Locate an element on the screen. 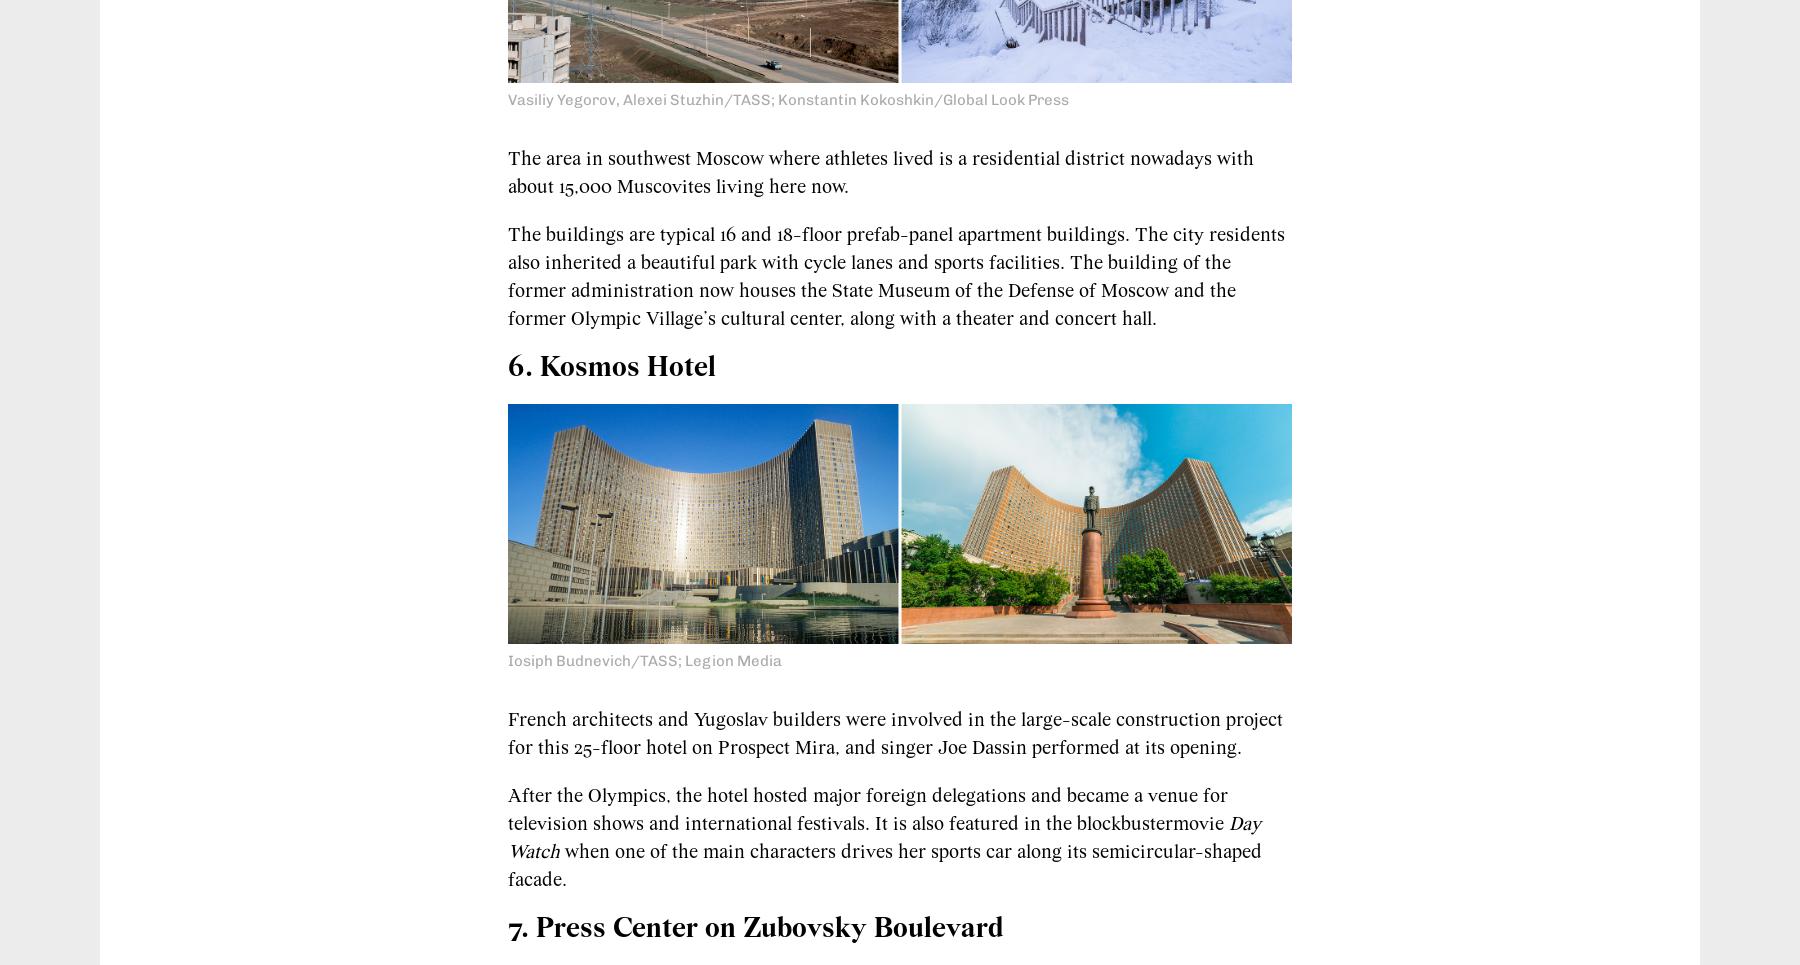 The height and width of the screenshot is (965, 1800). 'The area in southwest Moscow where athletes lived is a residential district nowadays with about 15,000 Muscovites living here now.' is located at coordinates (506, 172).